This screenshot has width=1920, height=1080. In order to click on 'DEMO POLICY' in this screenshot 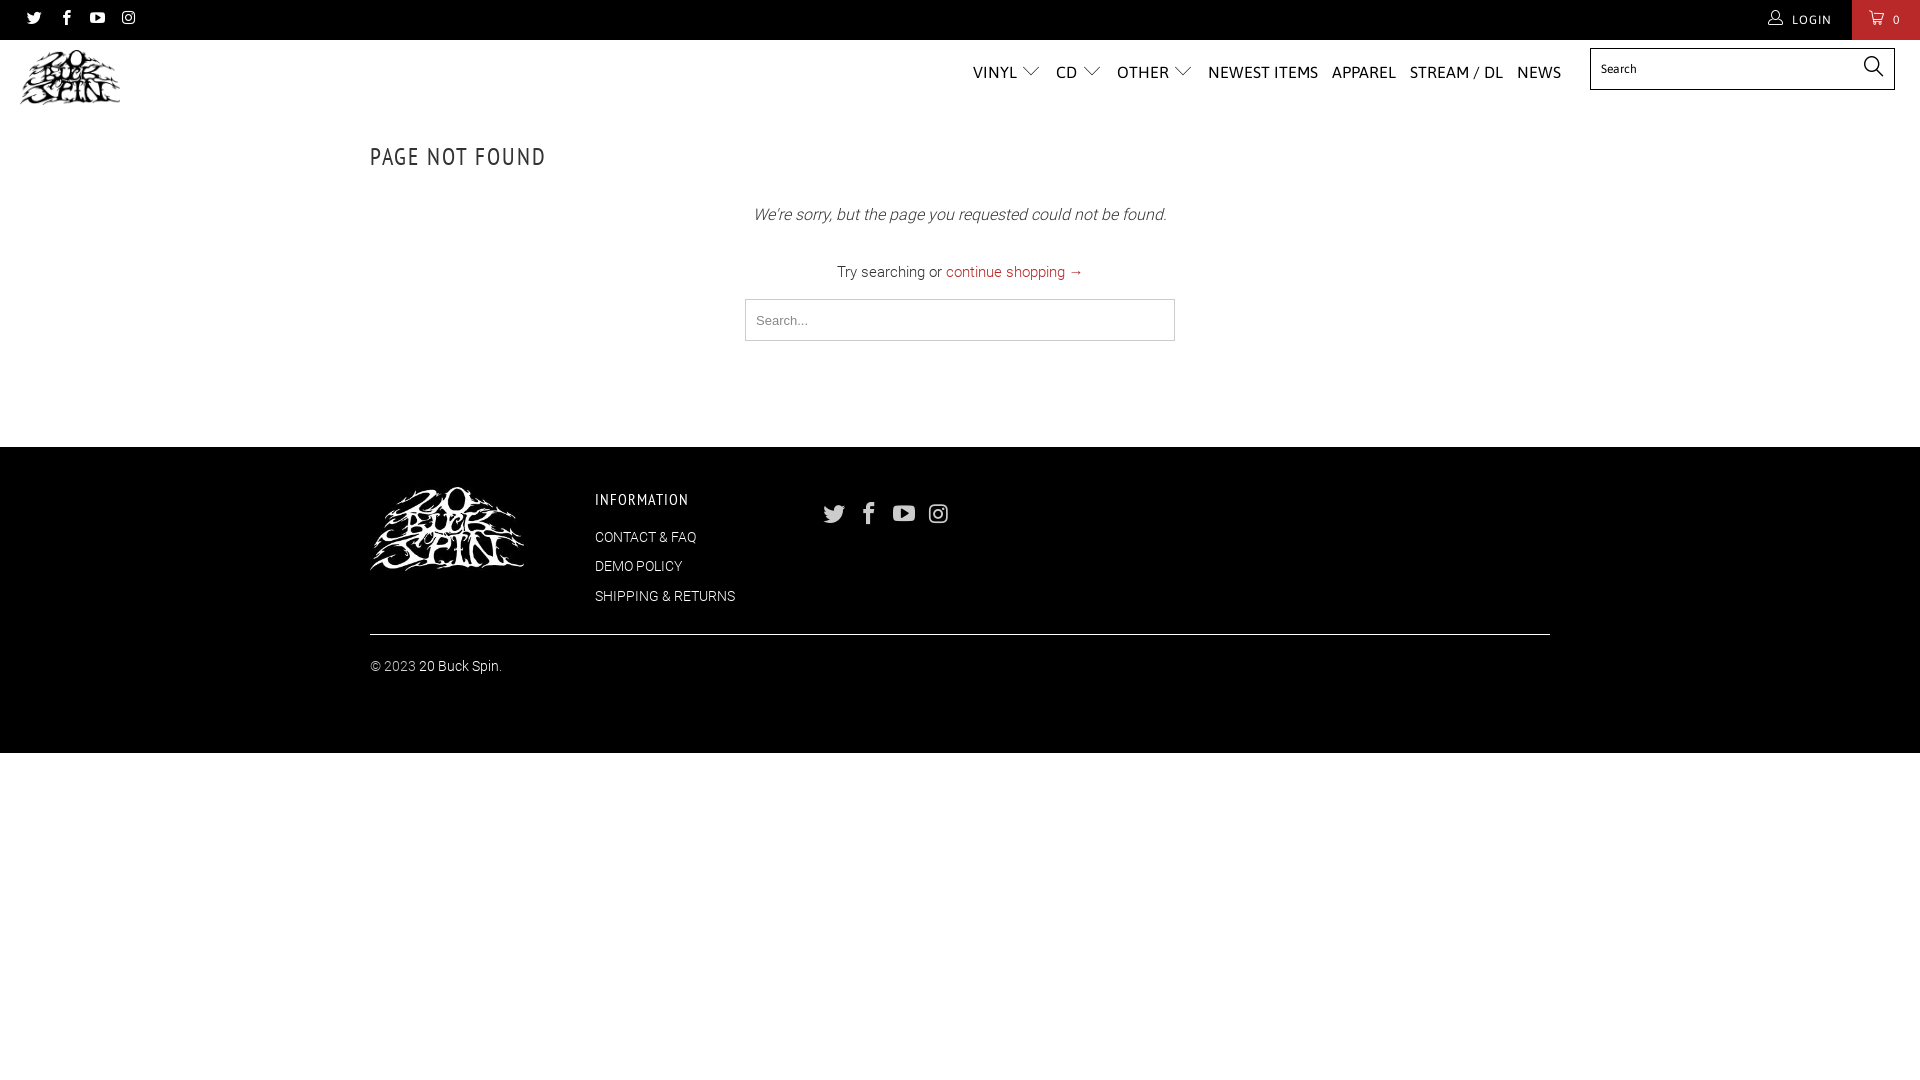, I will do `click(637, 566)`.